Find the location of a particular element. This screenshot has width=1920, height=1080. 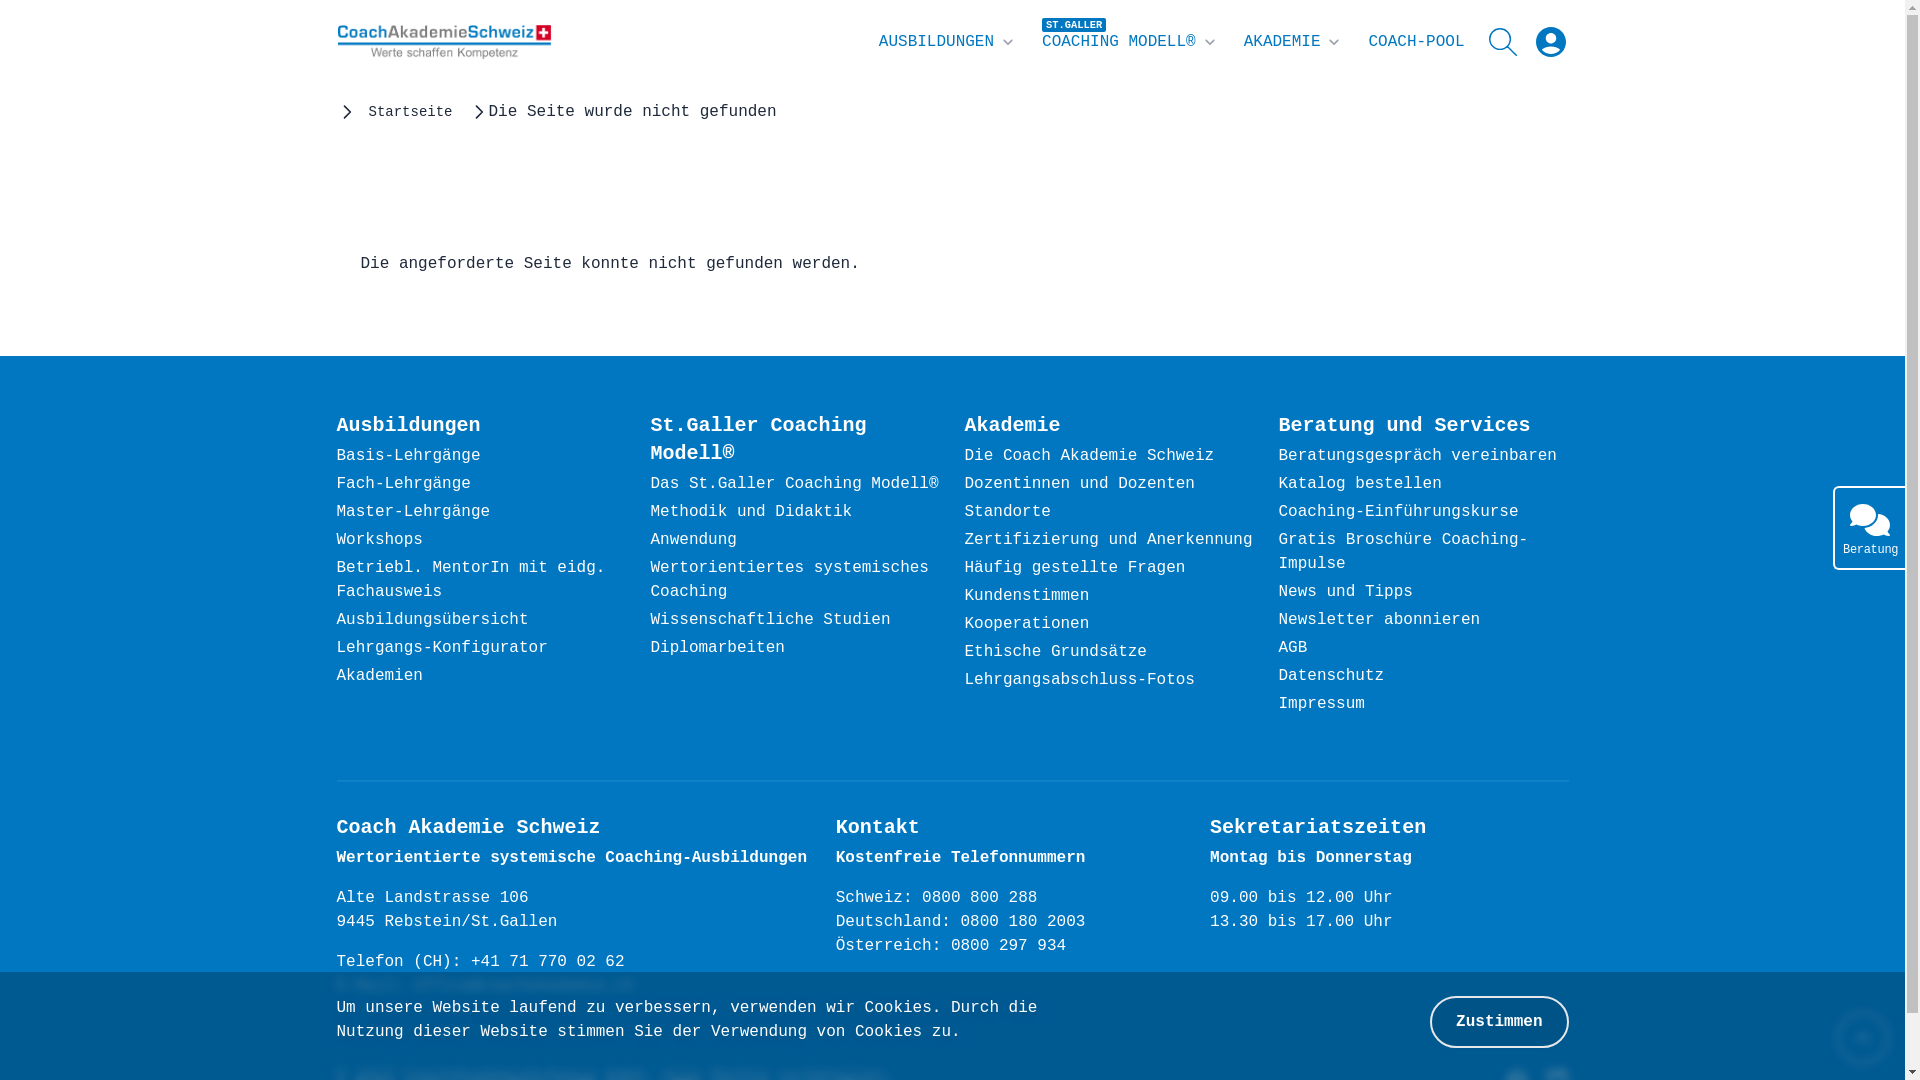

'CoachAkademieSchweiz' is located at coordinates (442, 42).